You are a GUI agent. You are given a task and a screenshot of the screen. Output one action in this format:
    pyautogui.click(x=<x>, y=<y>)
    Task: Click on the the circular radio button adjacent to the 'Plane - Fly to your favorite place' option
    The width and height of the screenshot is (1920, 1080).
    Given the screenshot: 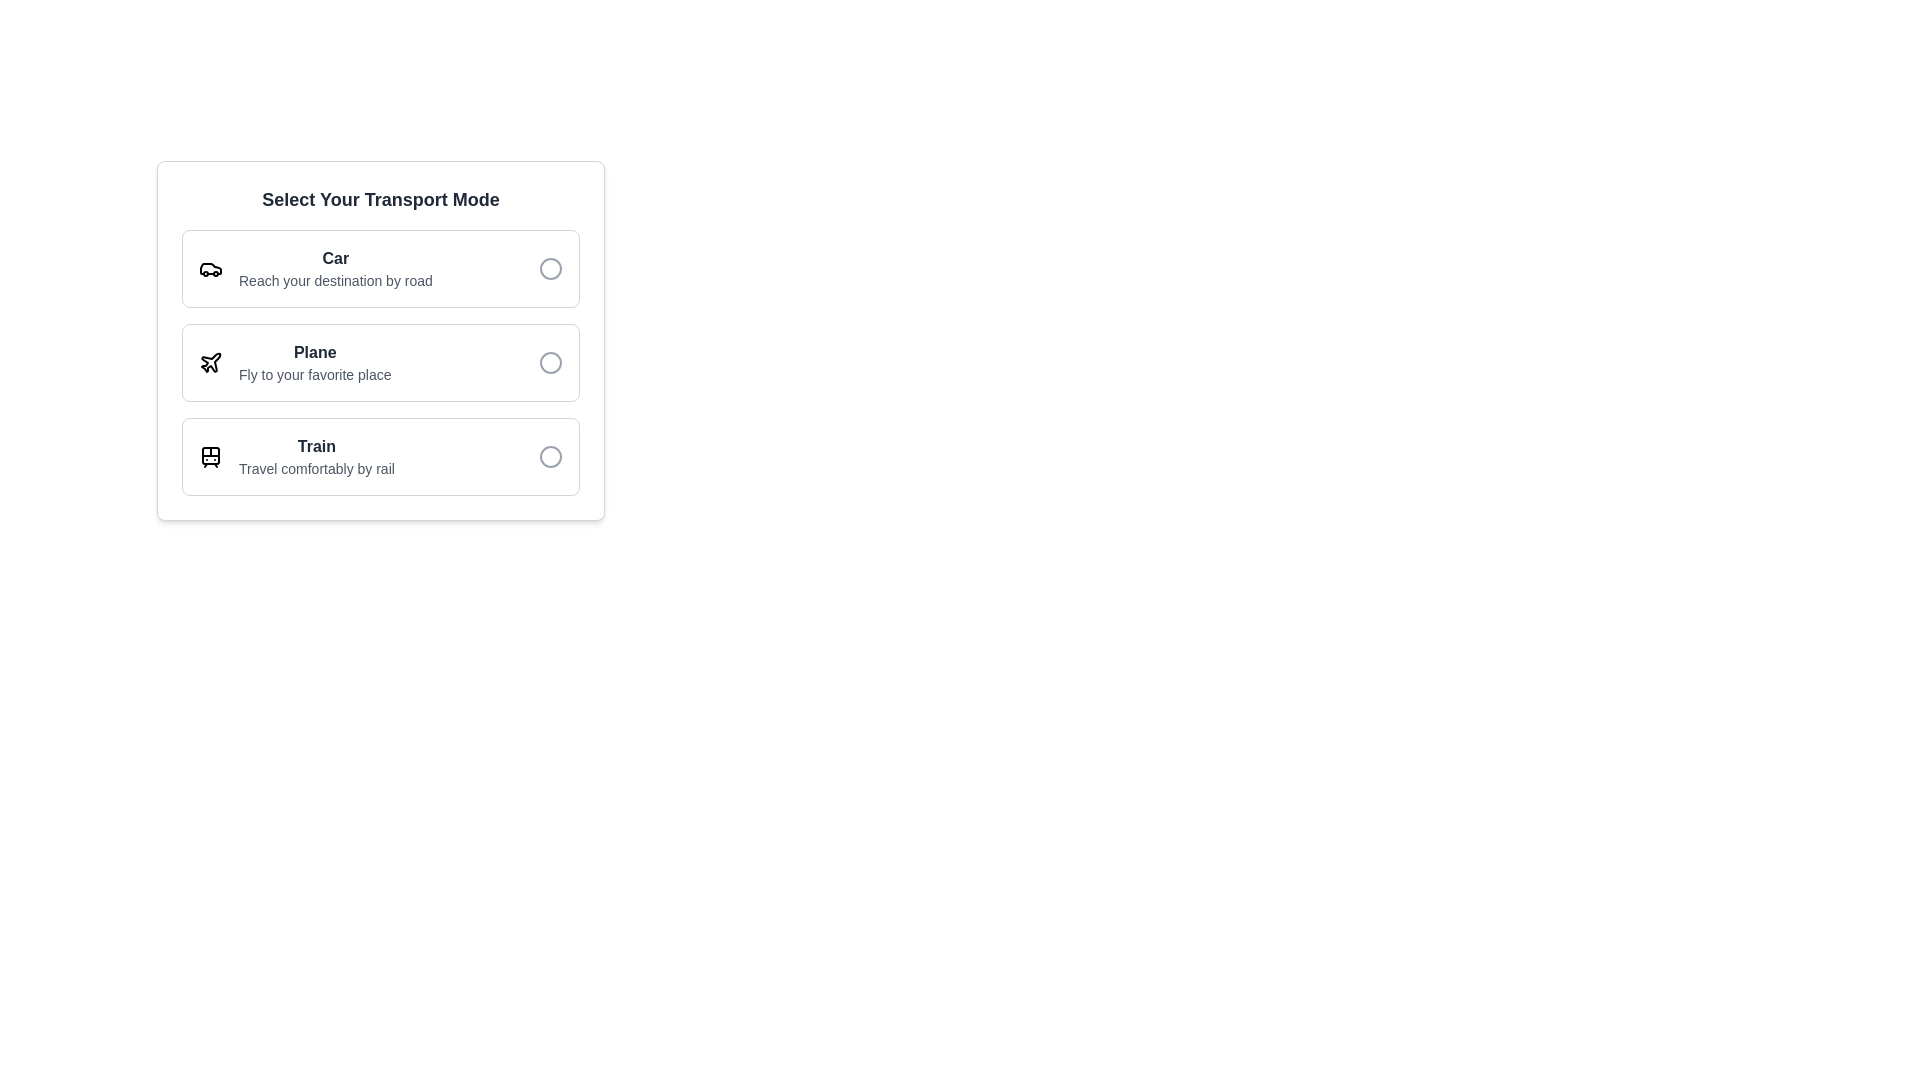 What is the action you would take?
    pyautogui.click(x=551, y=362)
    